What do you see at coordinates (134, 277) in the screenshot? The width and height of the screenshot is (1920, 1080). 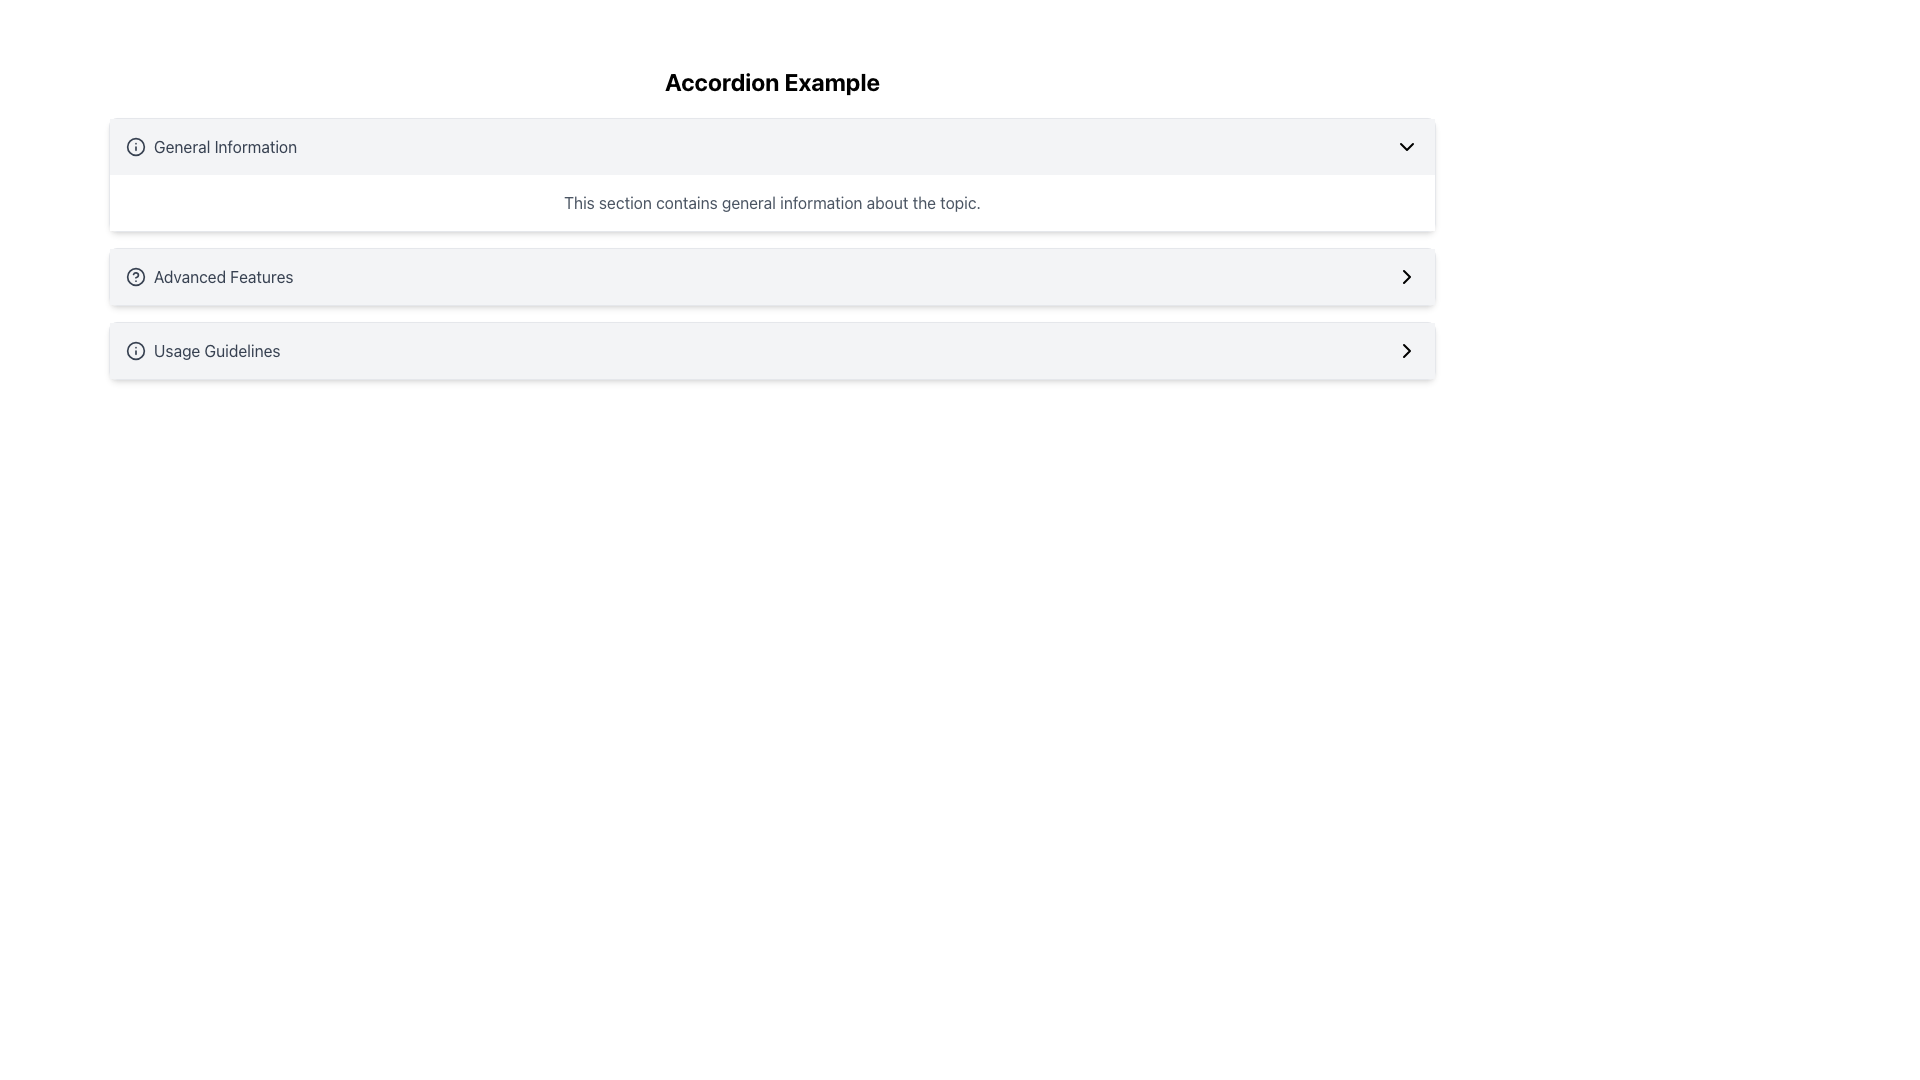 I see `the decorative graphical icon component located in the top-left area adjacent to the 'Advanced Features' entry of the accordion interface` at bounding box center [134, 277].